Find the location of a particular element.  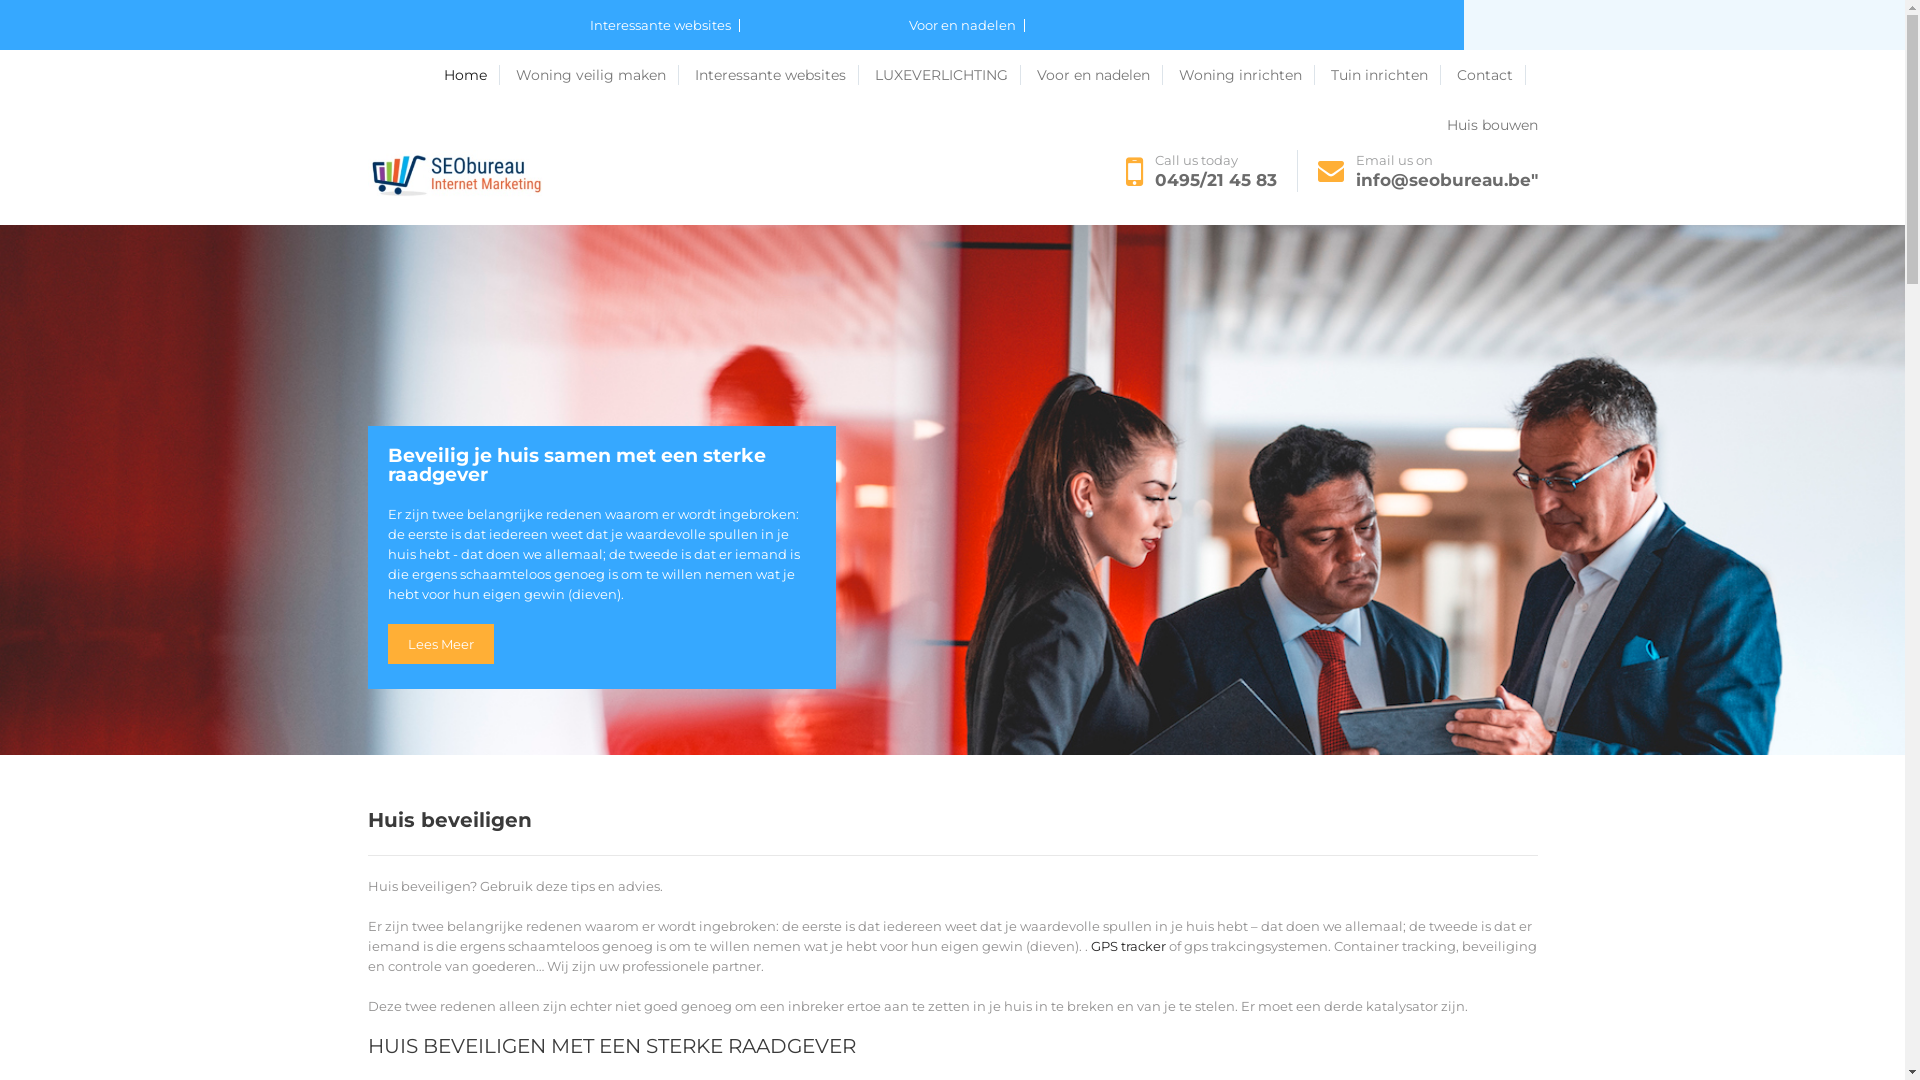

'Lees Meer' is located at coordinates (440, 644).